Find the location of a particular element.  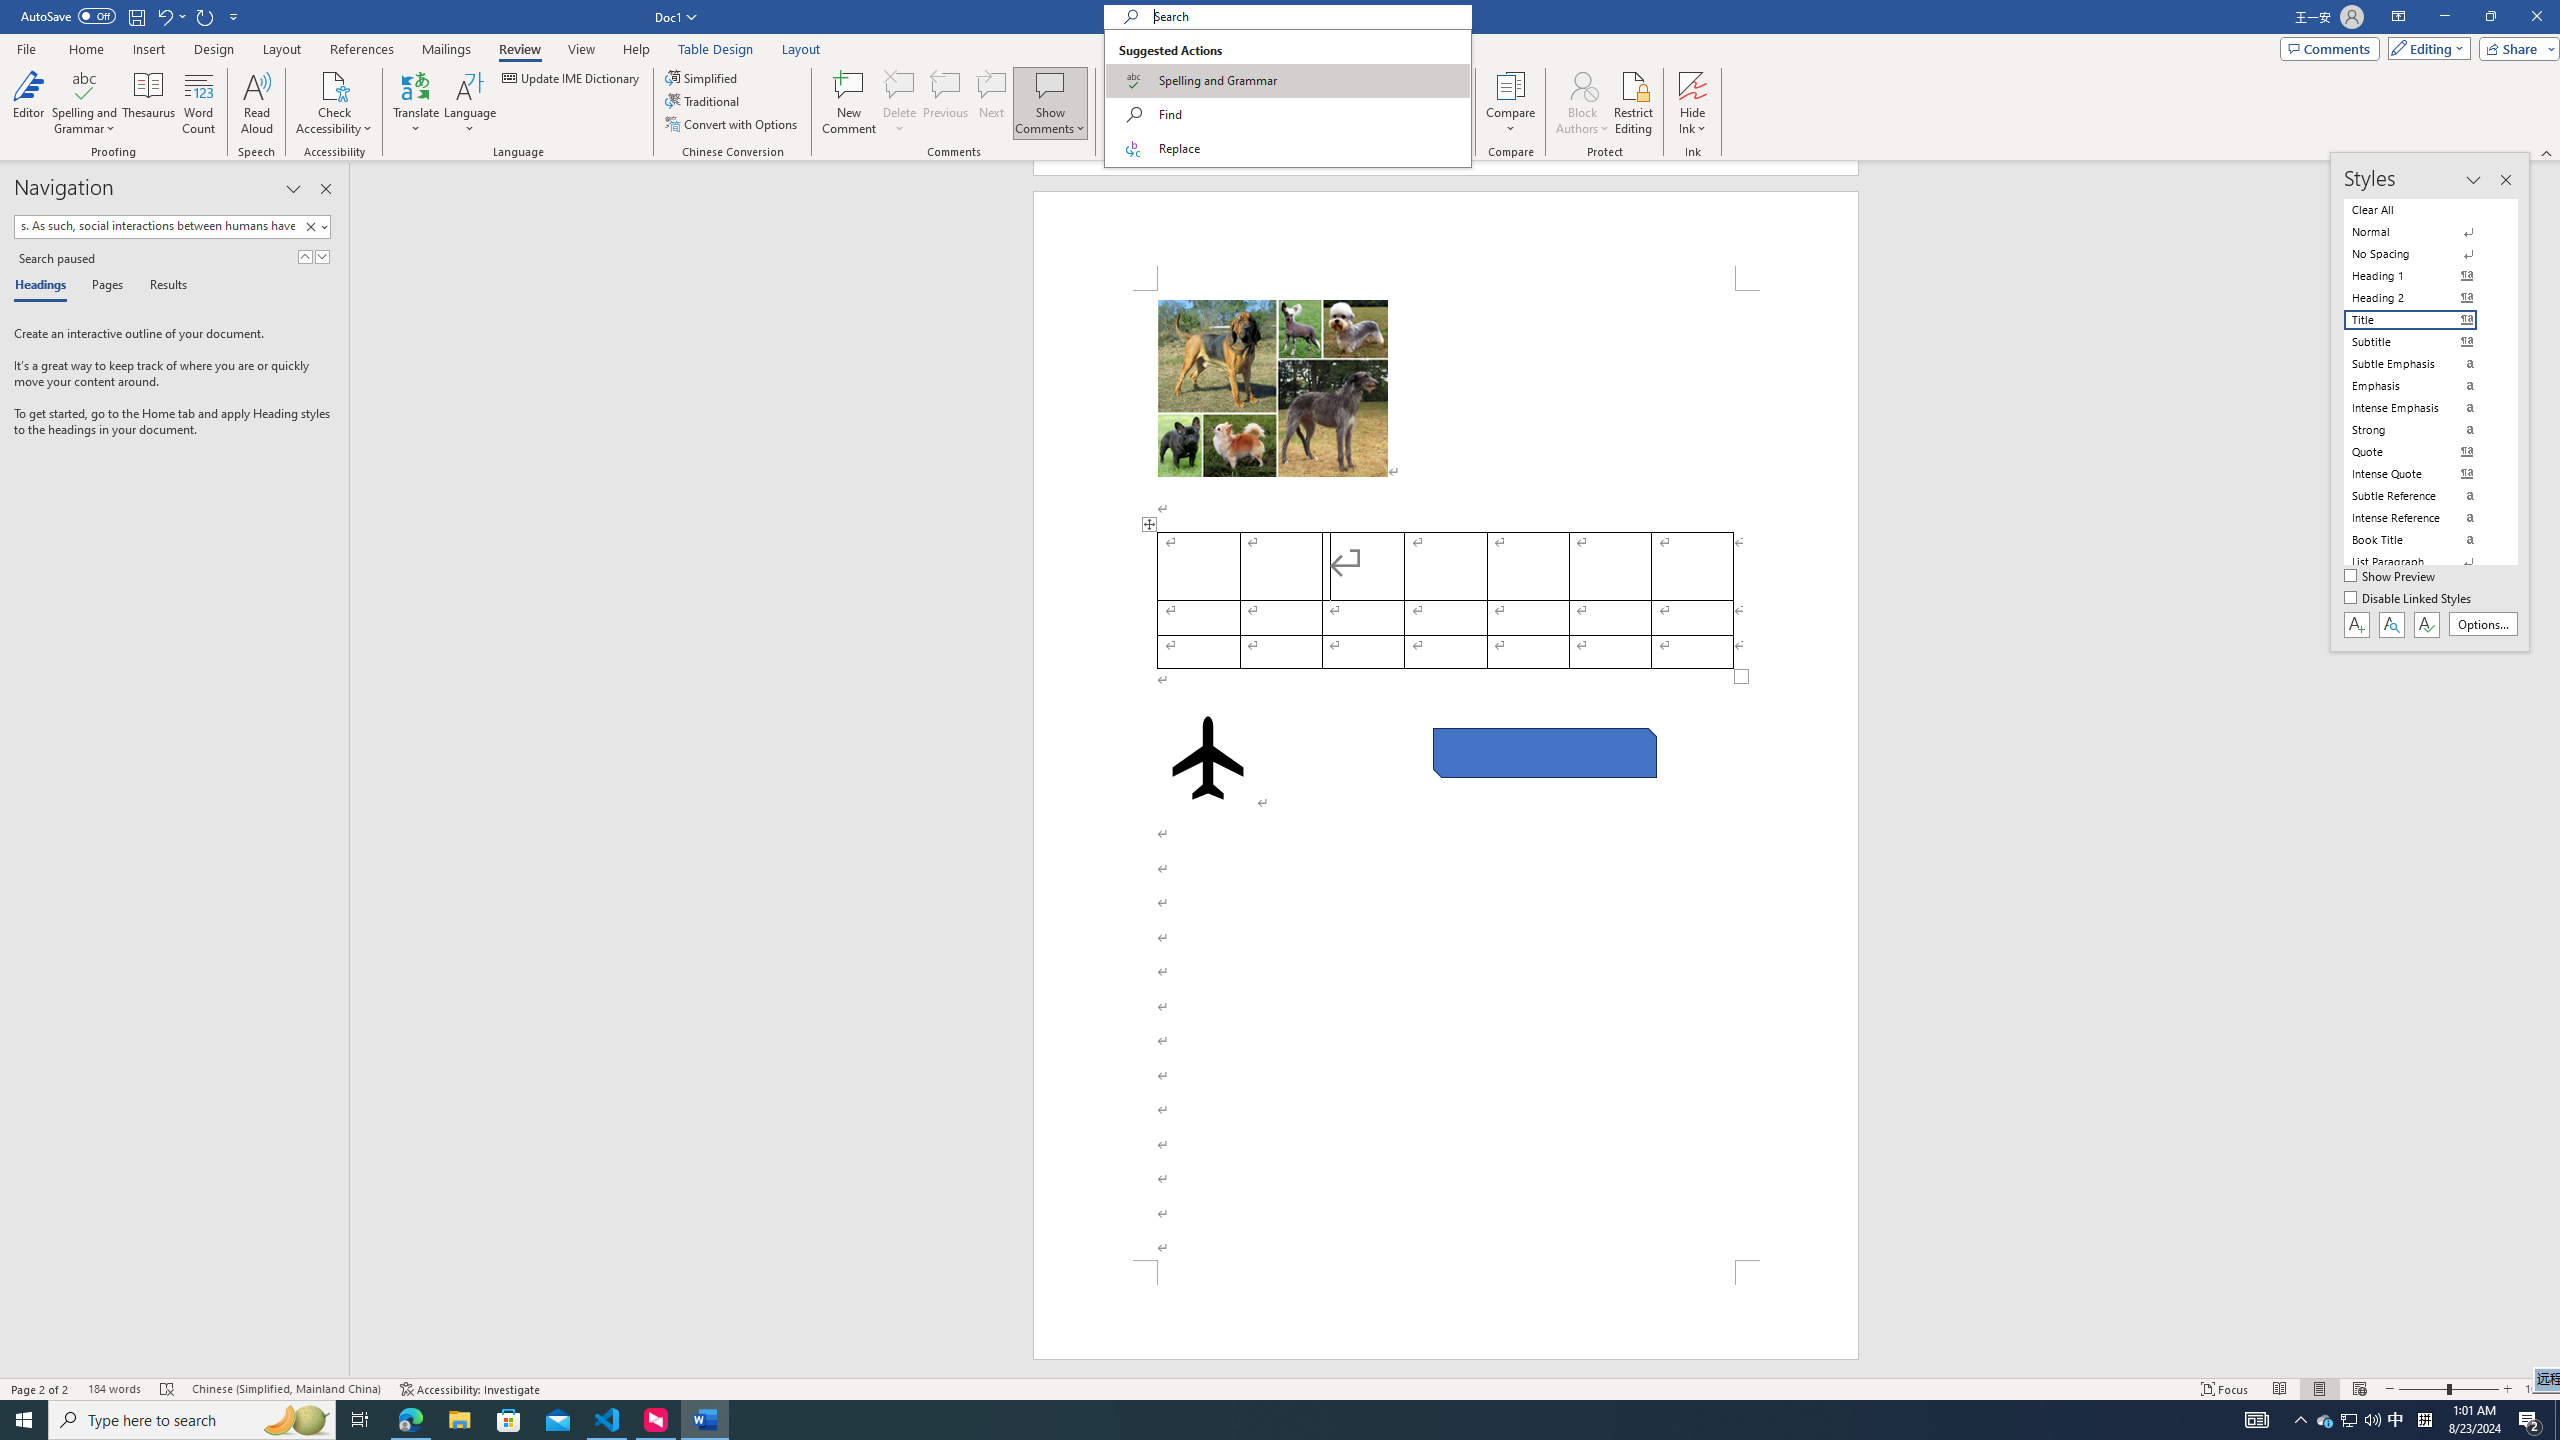

'Repeat Style' is located at coordinates (205, 15).